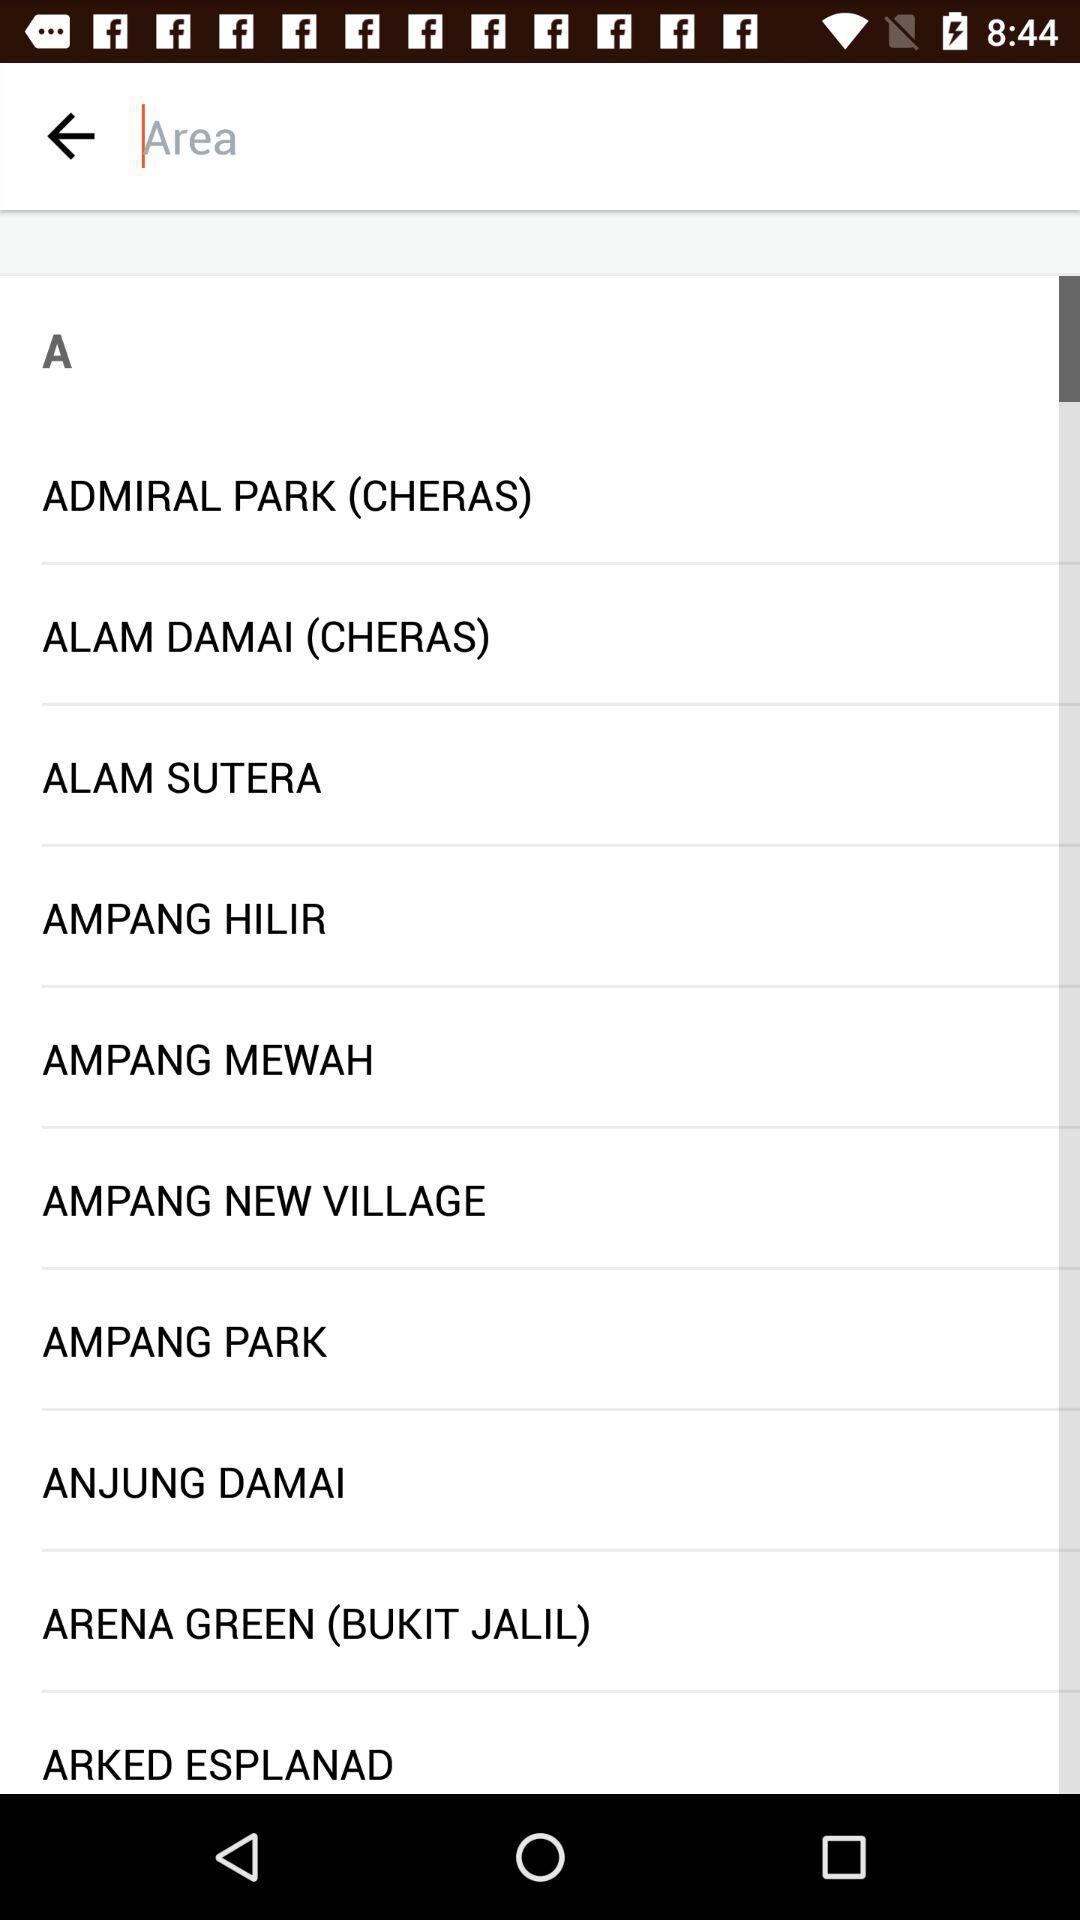  What do you see at coordinates (560, 1549) in the screenshot?
I see `icon above arena green bukit` at bounding box center [560, 1549].